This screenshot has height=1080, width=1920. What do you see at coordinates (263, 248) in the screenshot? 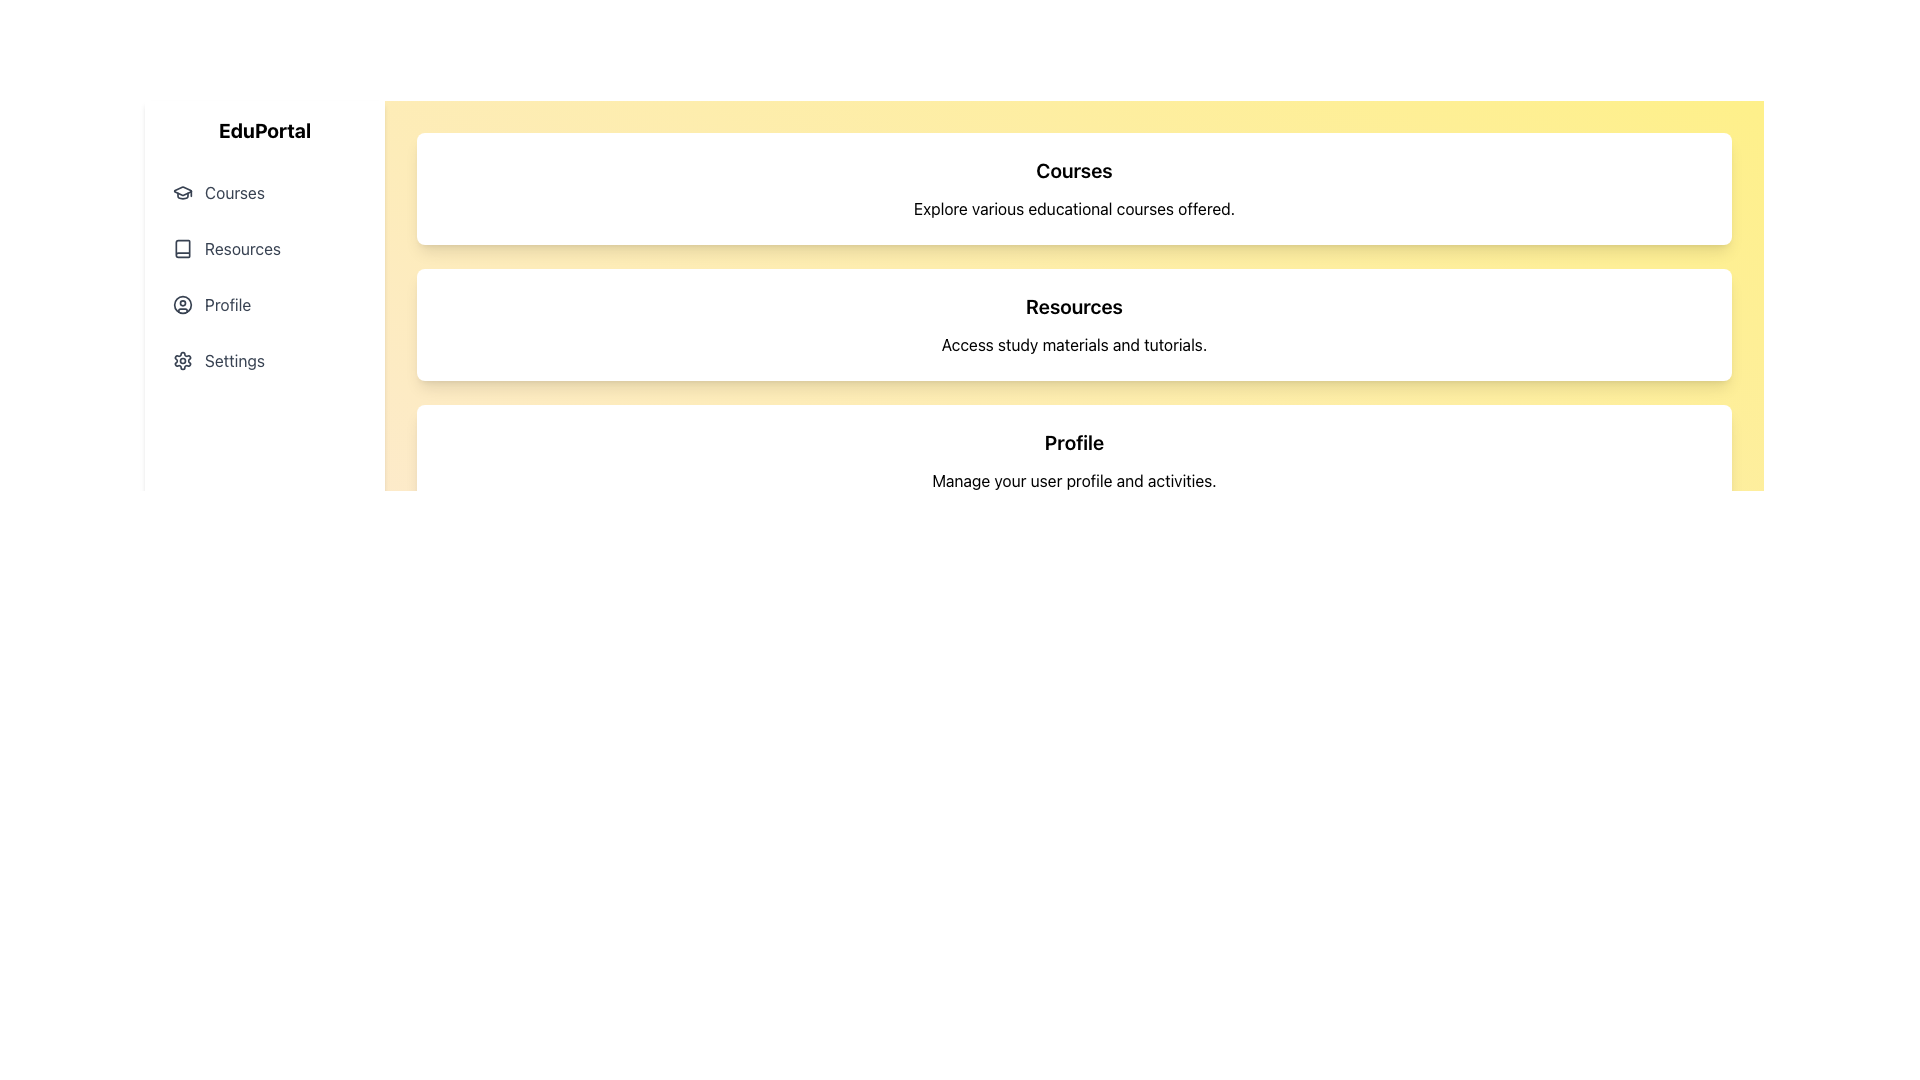
I see `the 'Resources' navigation button located in the vertical menu on the left side of the page, positioned between 'Courses' and 'Profile'` at bounding box center [263, 248].